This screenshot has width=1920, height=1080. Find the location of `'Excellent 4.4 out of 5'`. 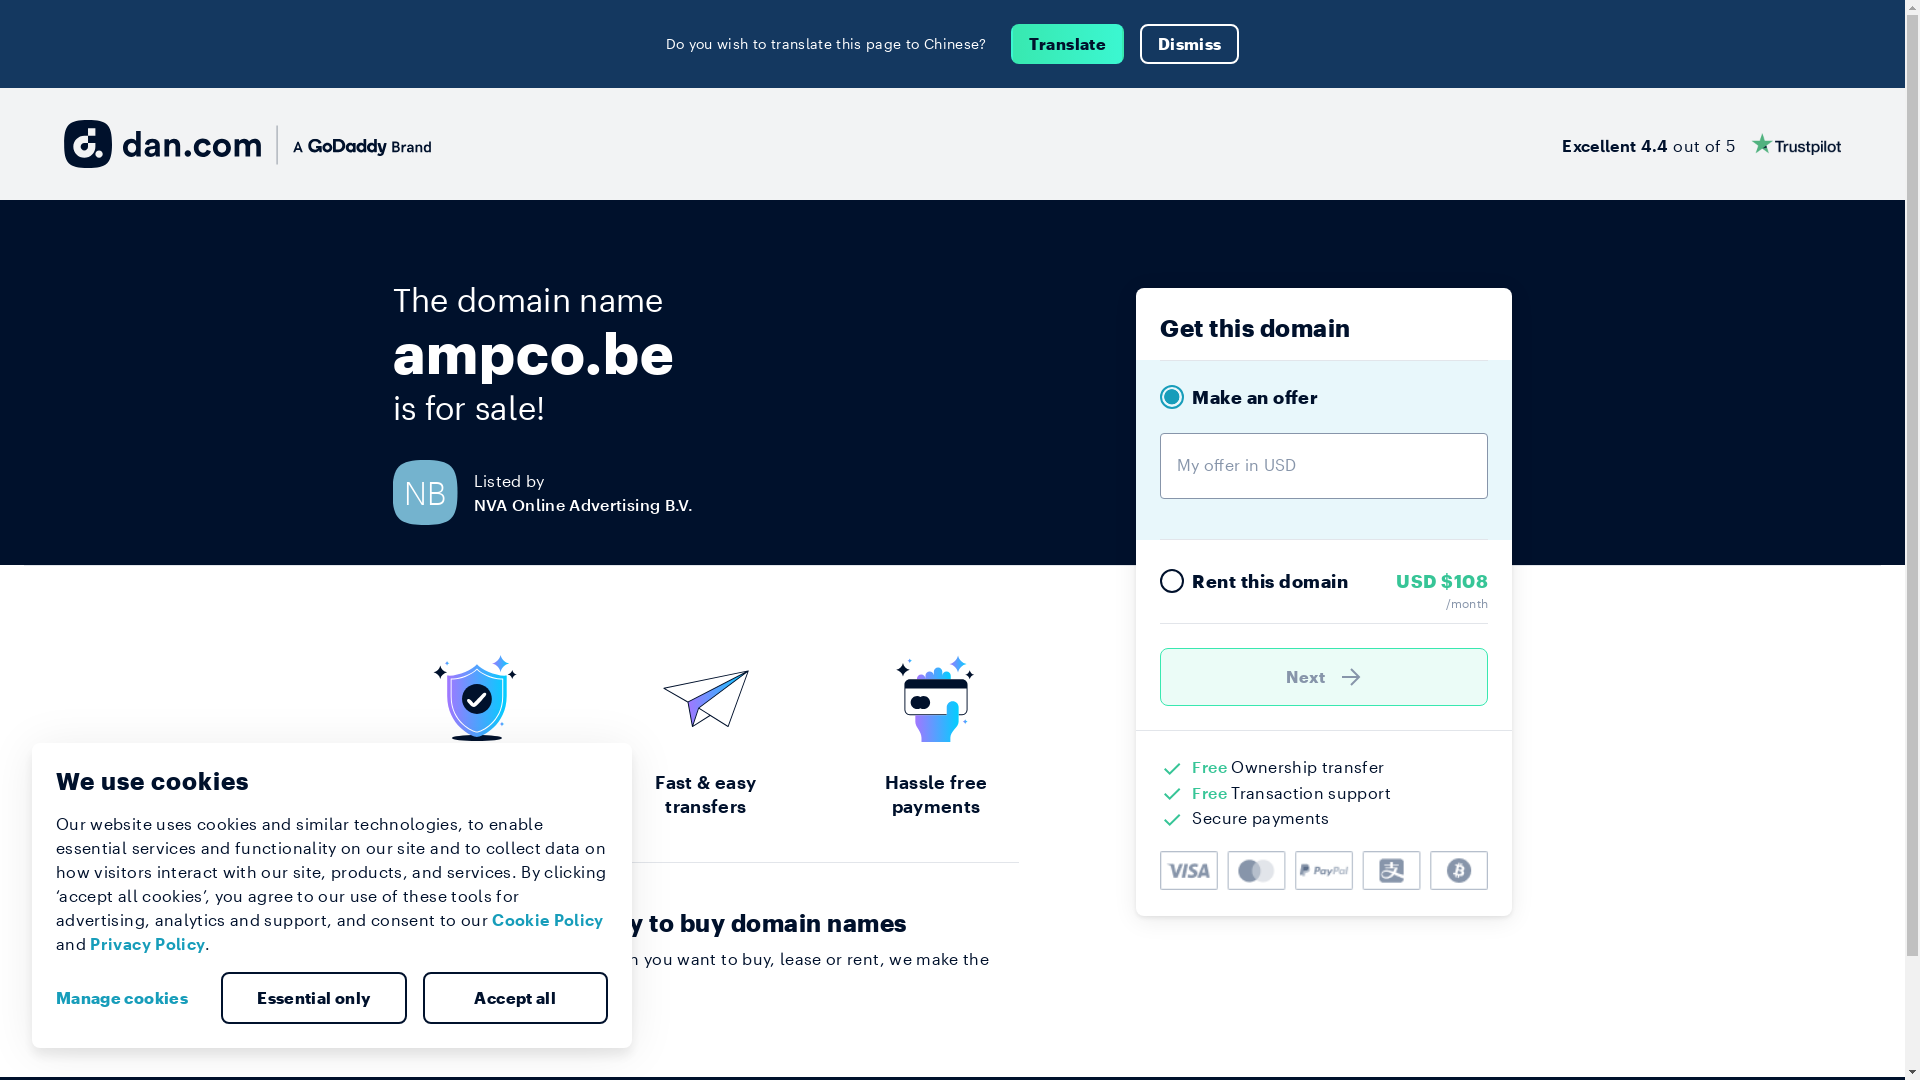

'Excellent 4.4 out of 5' is located at coordinates (1700, 142).